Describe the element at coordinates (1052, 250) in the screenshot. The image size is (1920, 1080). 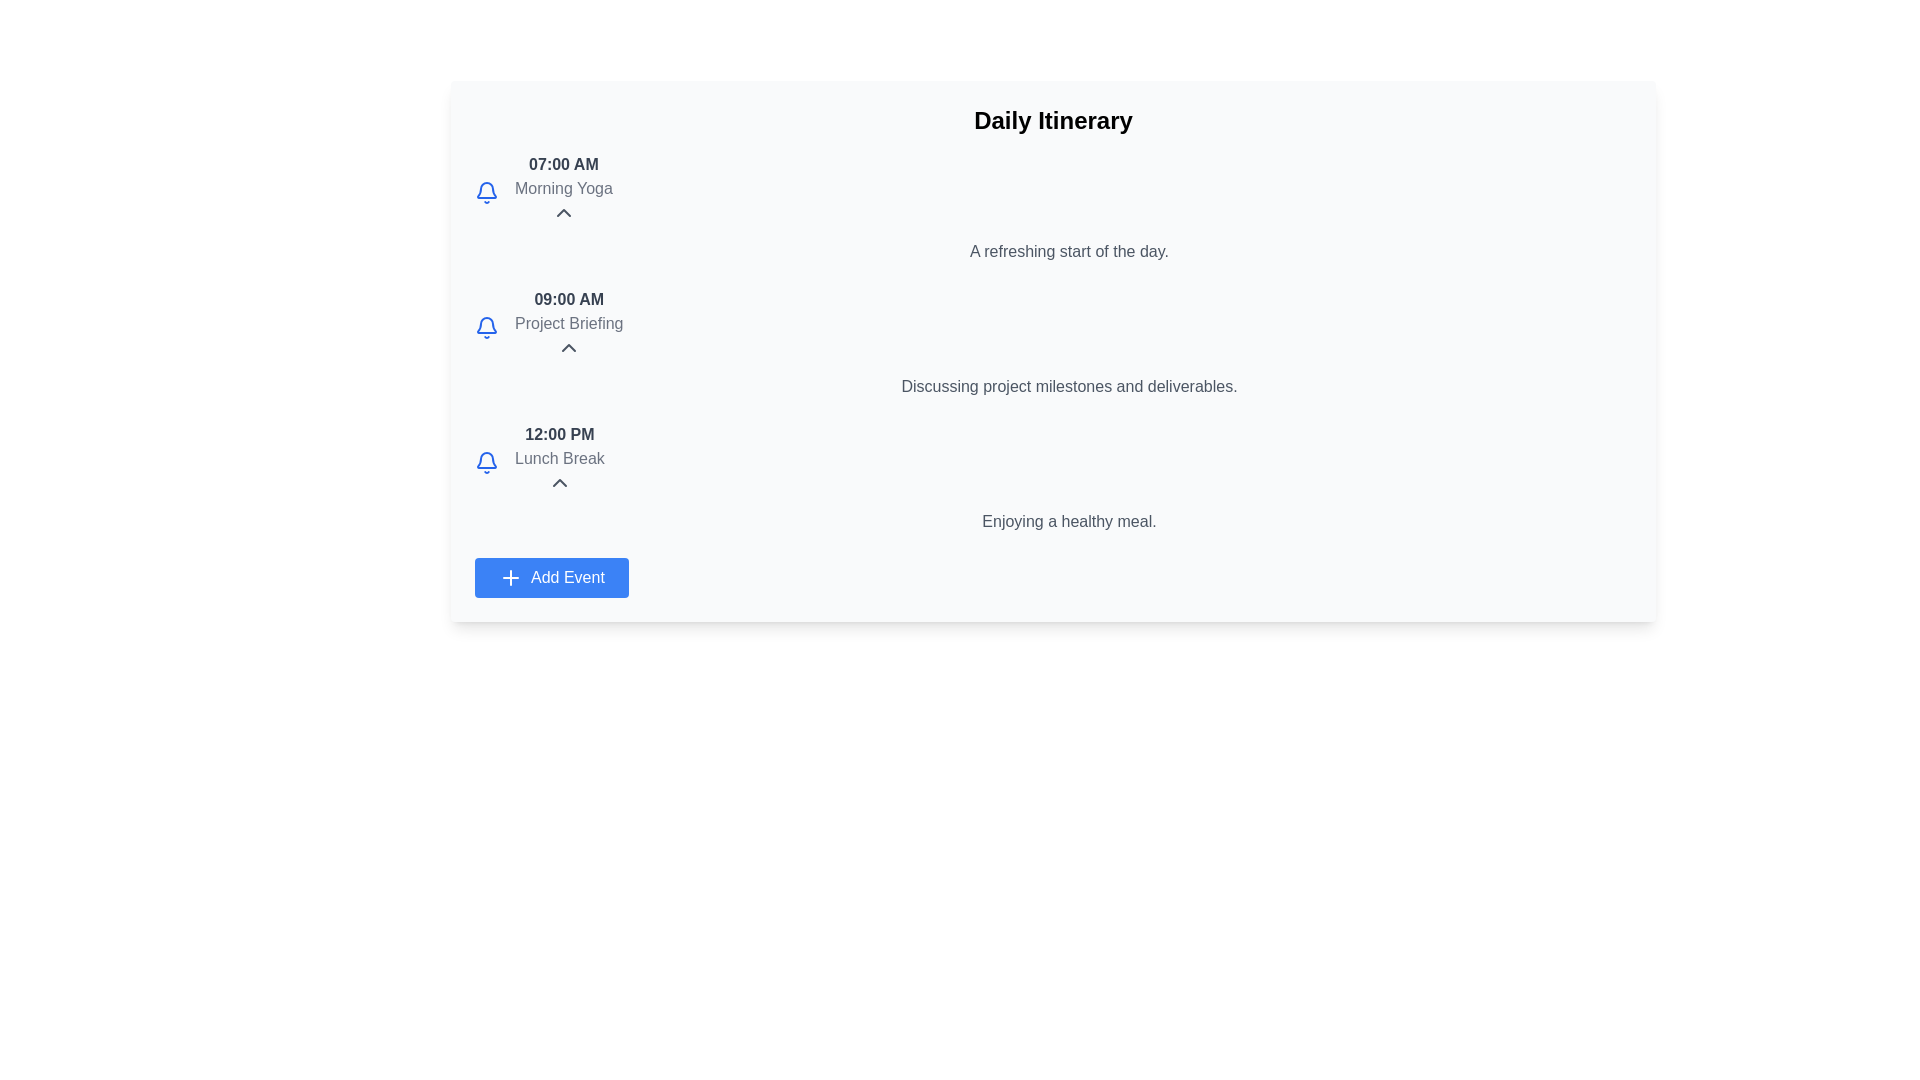
I see `the text block displaying 'A refreshing start of the day.' which is positioned below the 'Morning Yoga' text and aligned with the schedule's times` at that location.